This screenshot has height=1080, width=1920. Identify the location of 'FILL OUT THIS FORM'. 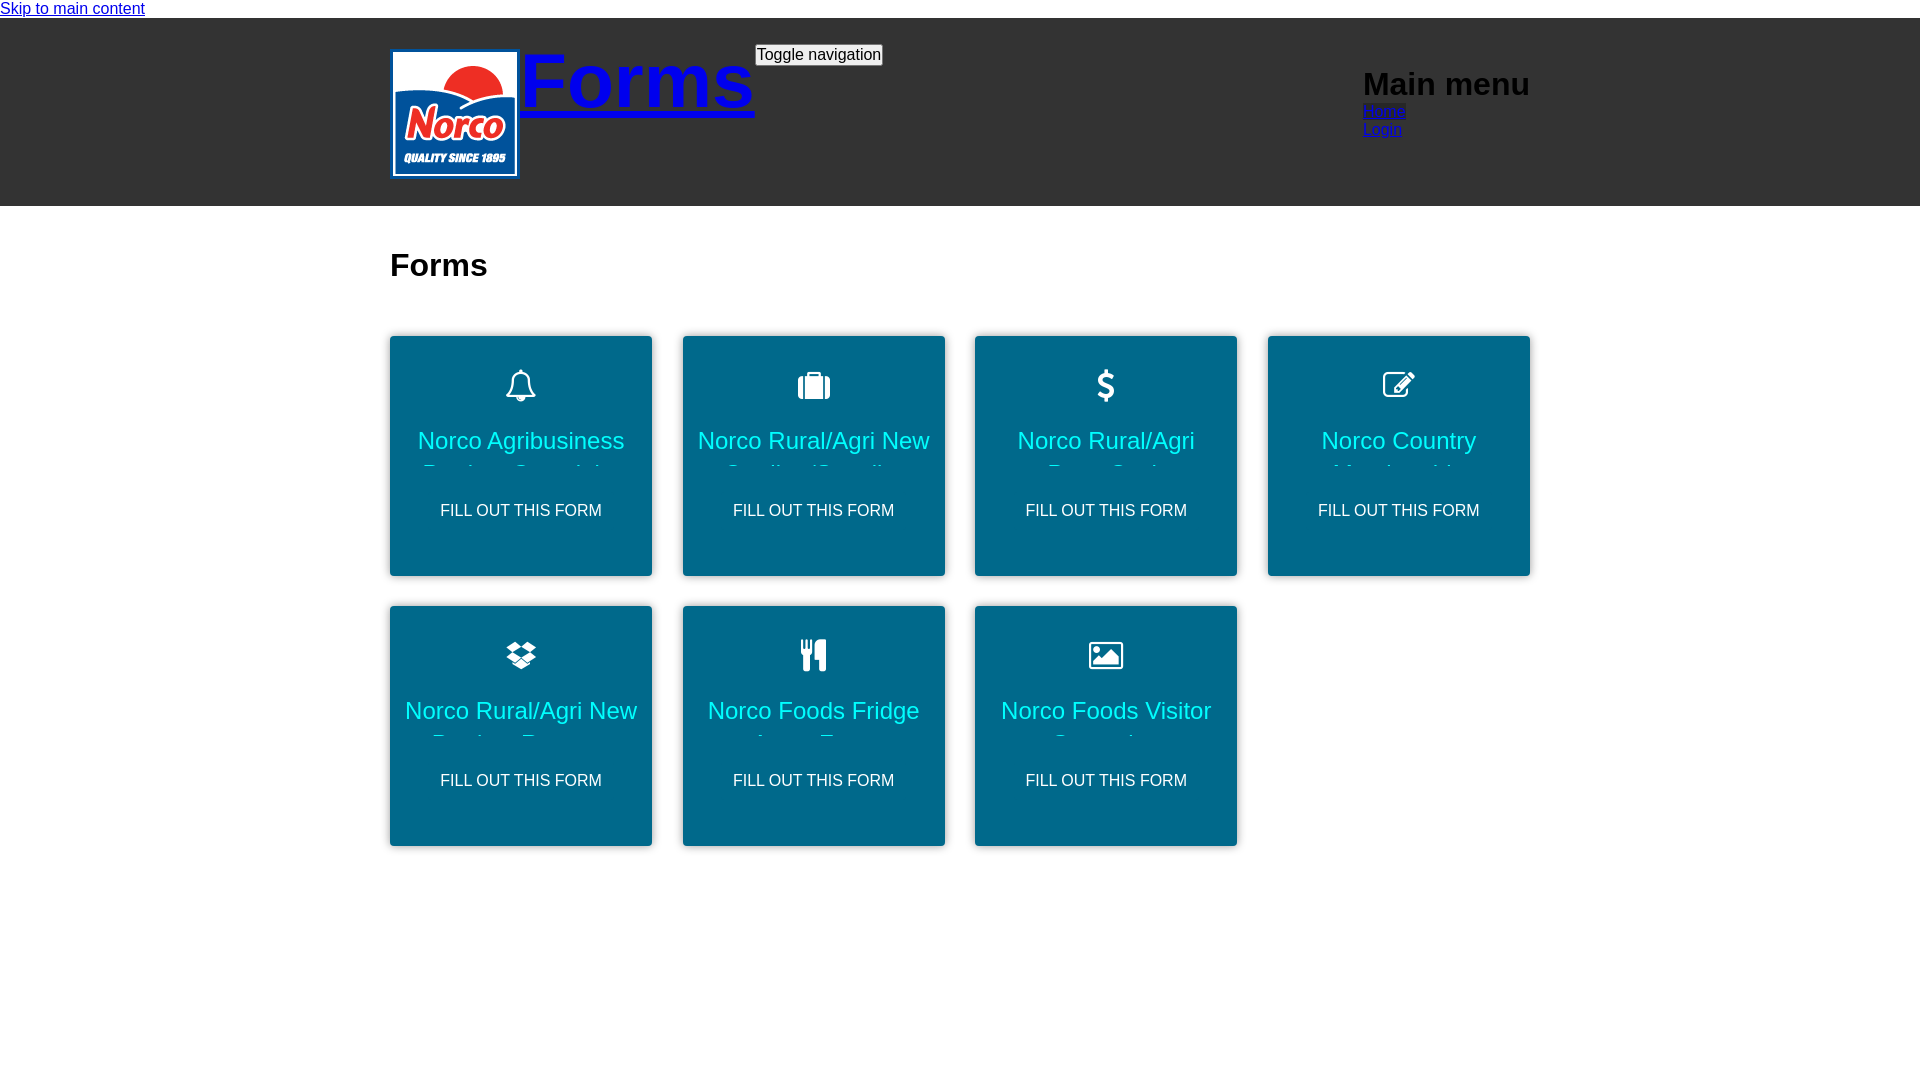
(1106, 779).